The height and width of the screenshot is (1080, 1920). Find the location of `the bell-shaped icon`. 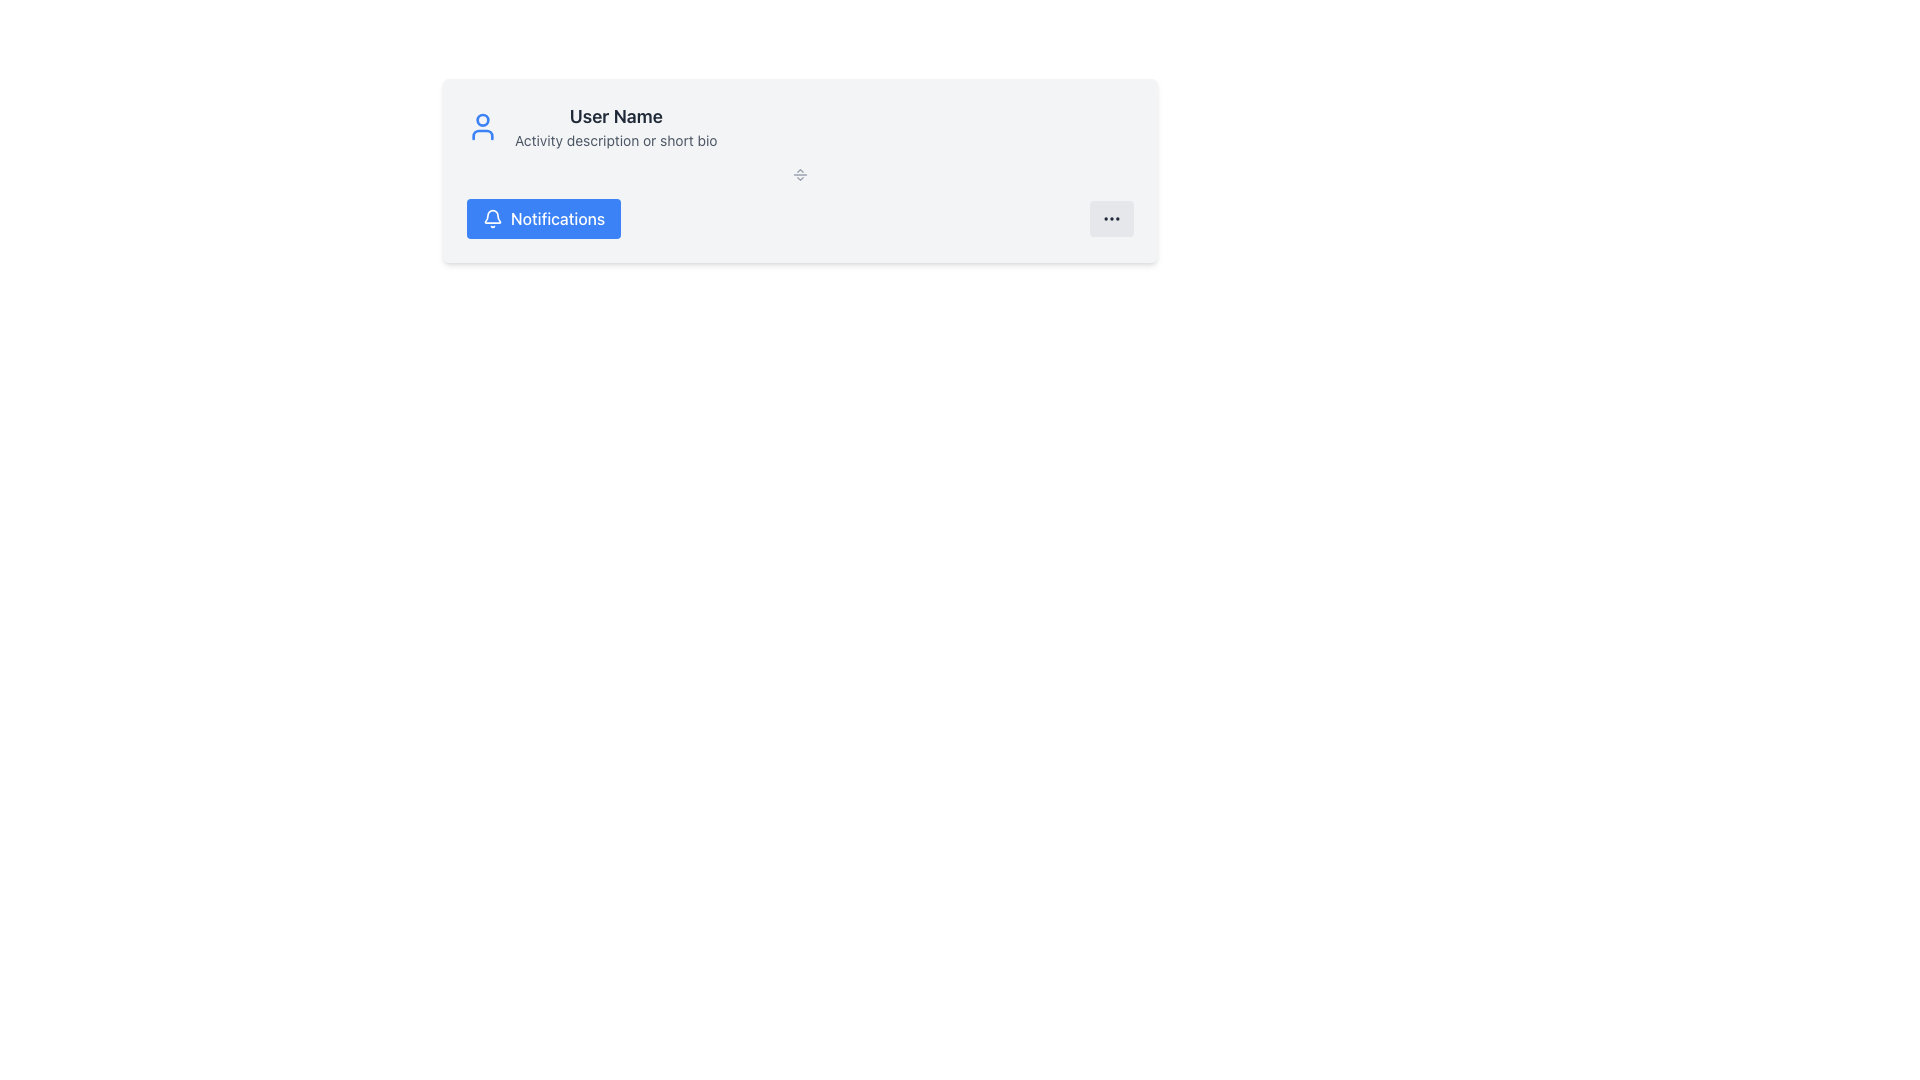

the bell-shaped icon is located at coordinates (493, 219).